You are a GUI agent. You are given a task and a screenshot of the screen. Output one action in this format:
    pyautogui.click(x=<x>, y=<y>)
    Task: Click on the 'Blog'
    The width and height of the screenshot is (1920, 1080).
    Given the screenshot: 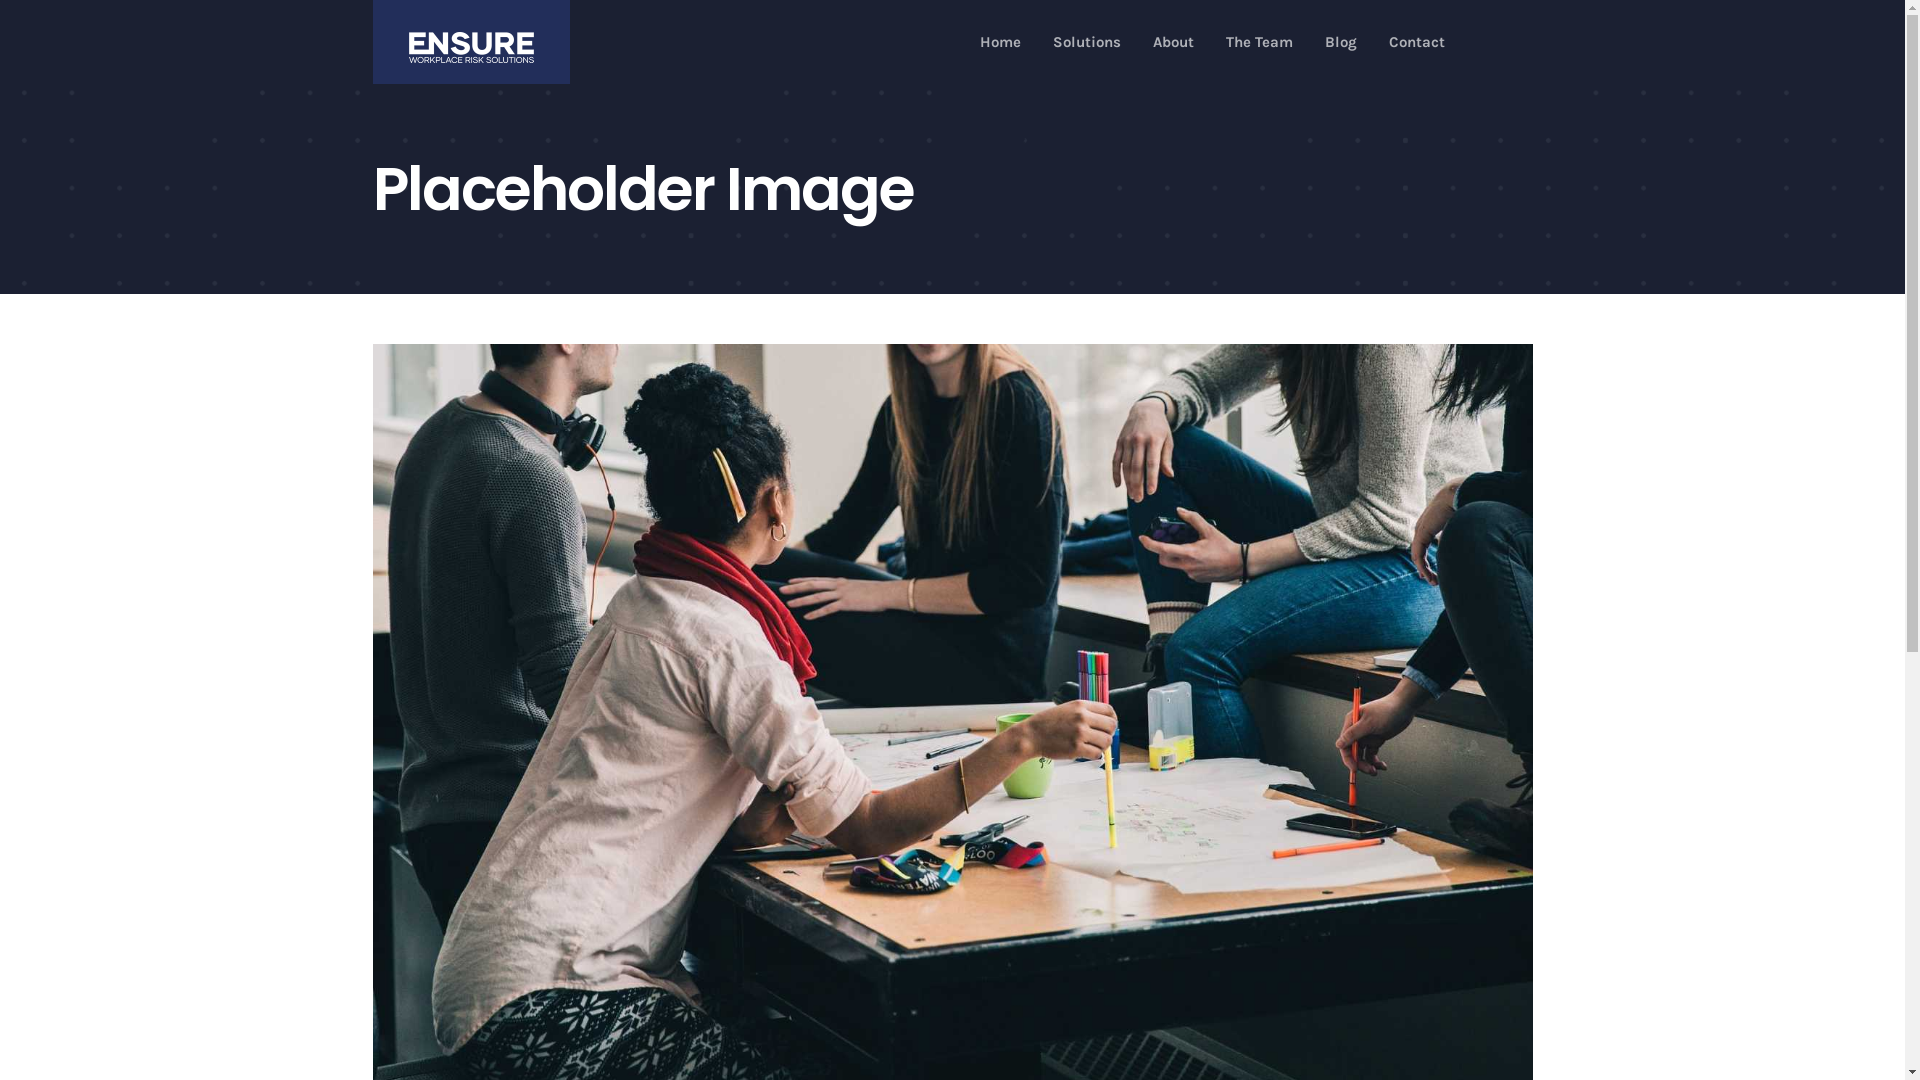 What is the action you would take?
    pyautogui.click(x=1324, y=42)
    